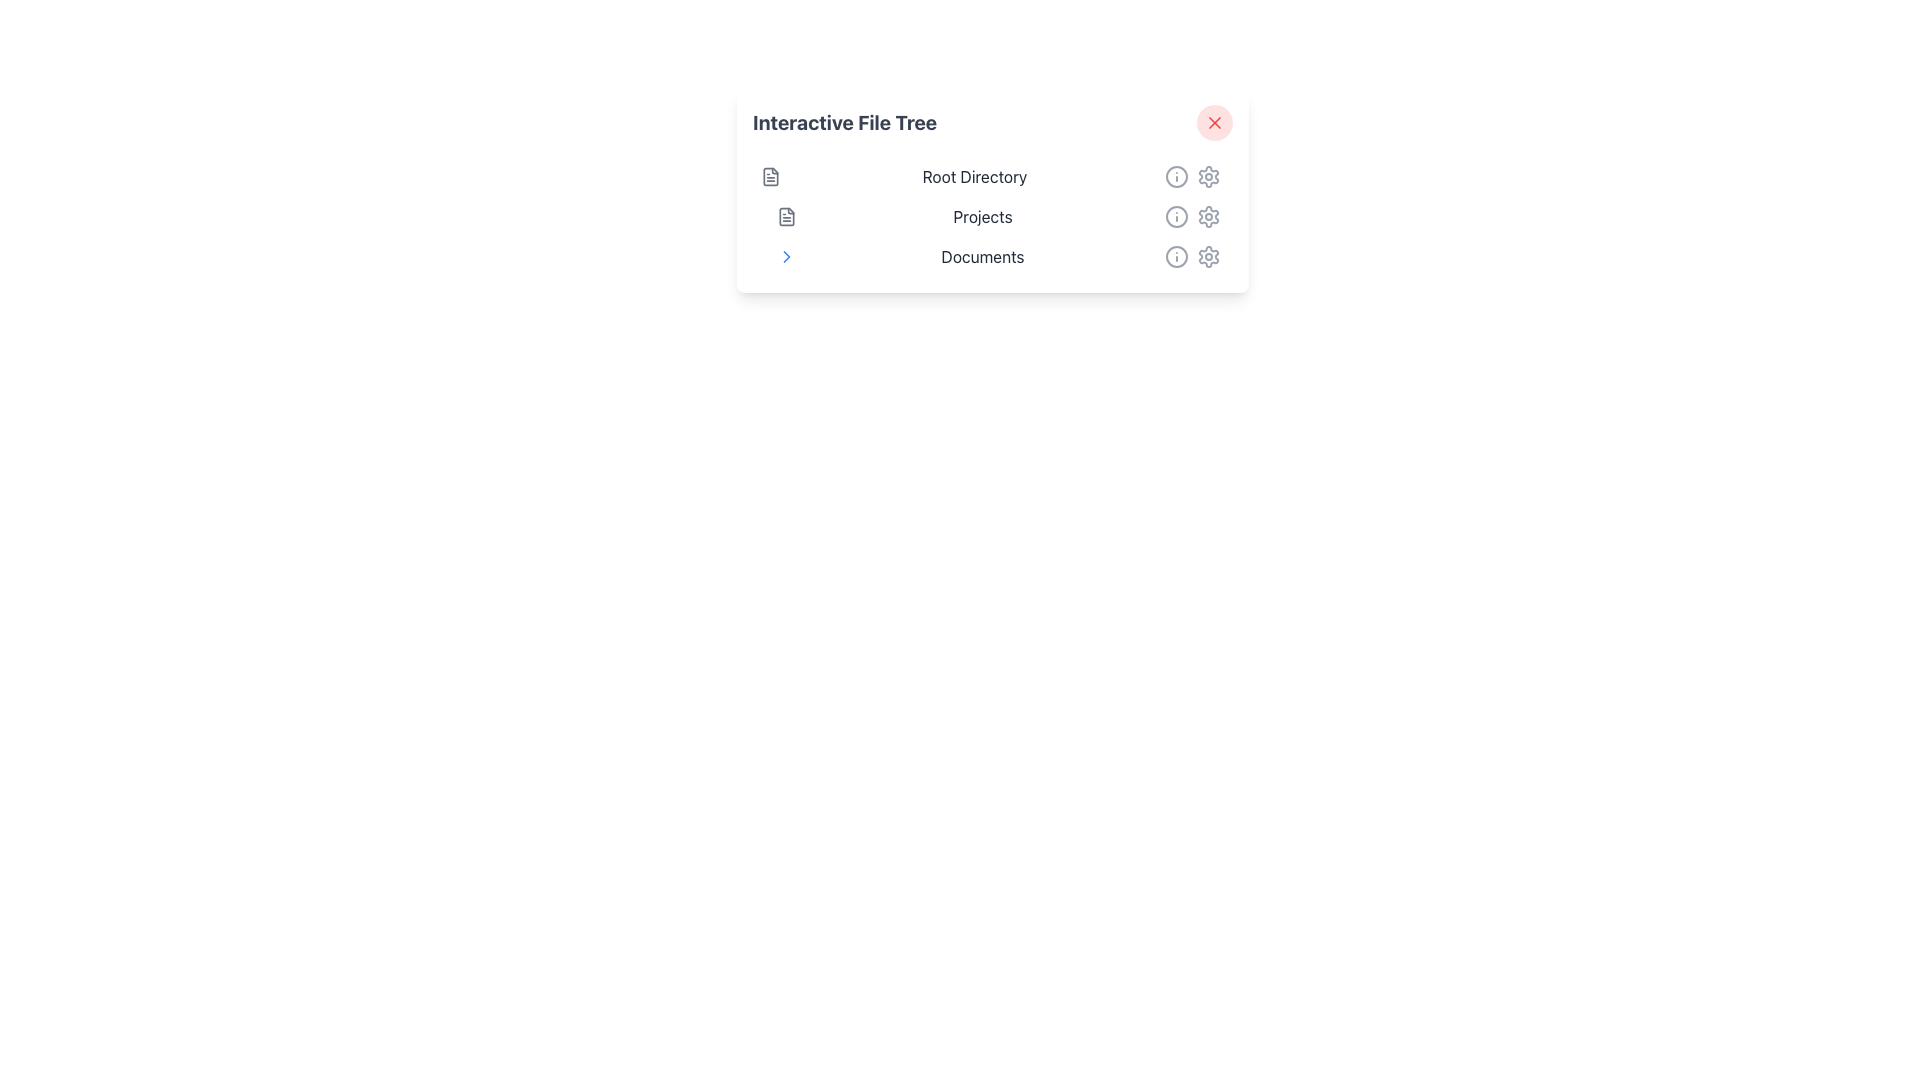 The image size is (1920, 1080). Describe the element at coordinates (1208, 176) in the screenshot. I see `the icon button that provides access to settings or configuration options related to the 'Root Directory' entry, located to the far right of the 'Root Directory' list item` at that location.